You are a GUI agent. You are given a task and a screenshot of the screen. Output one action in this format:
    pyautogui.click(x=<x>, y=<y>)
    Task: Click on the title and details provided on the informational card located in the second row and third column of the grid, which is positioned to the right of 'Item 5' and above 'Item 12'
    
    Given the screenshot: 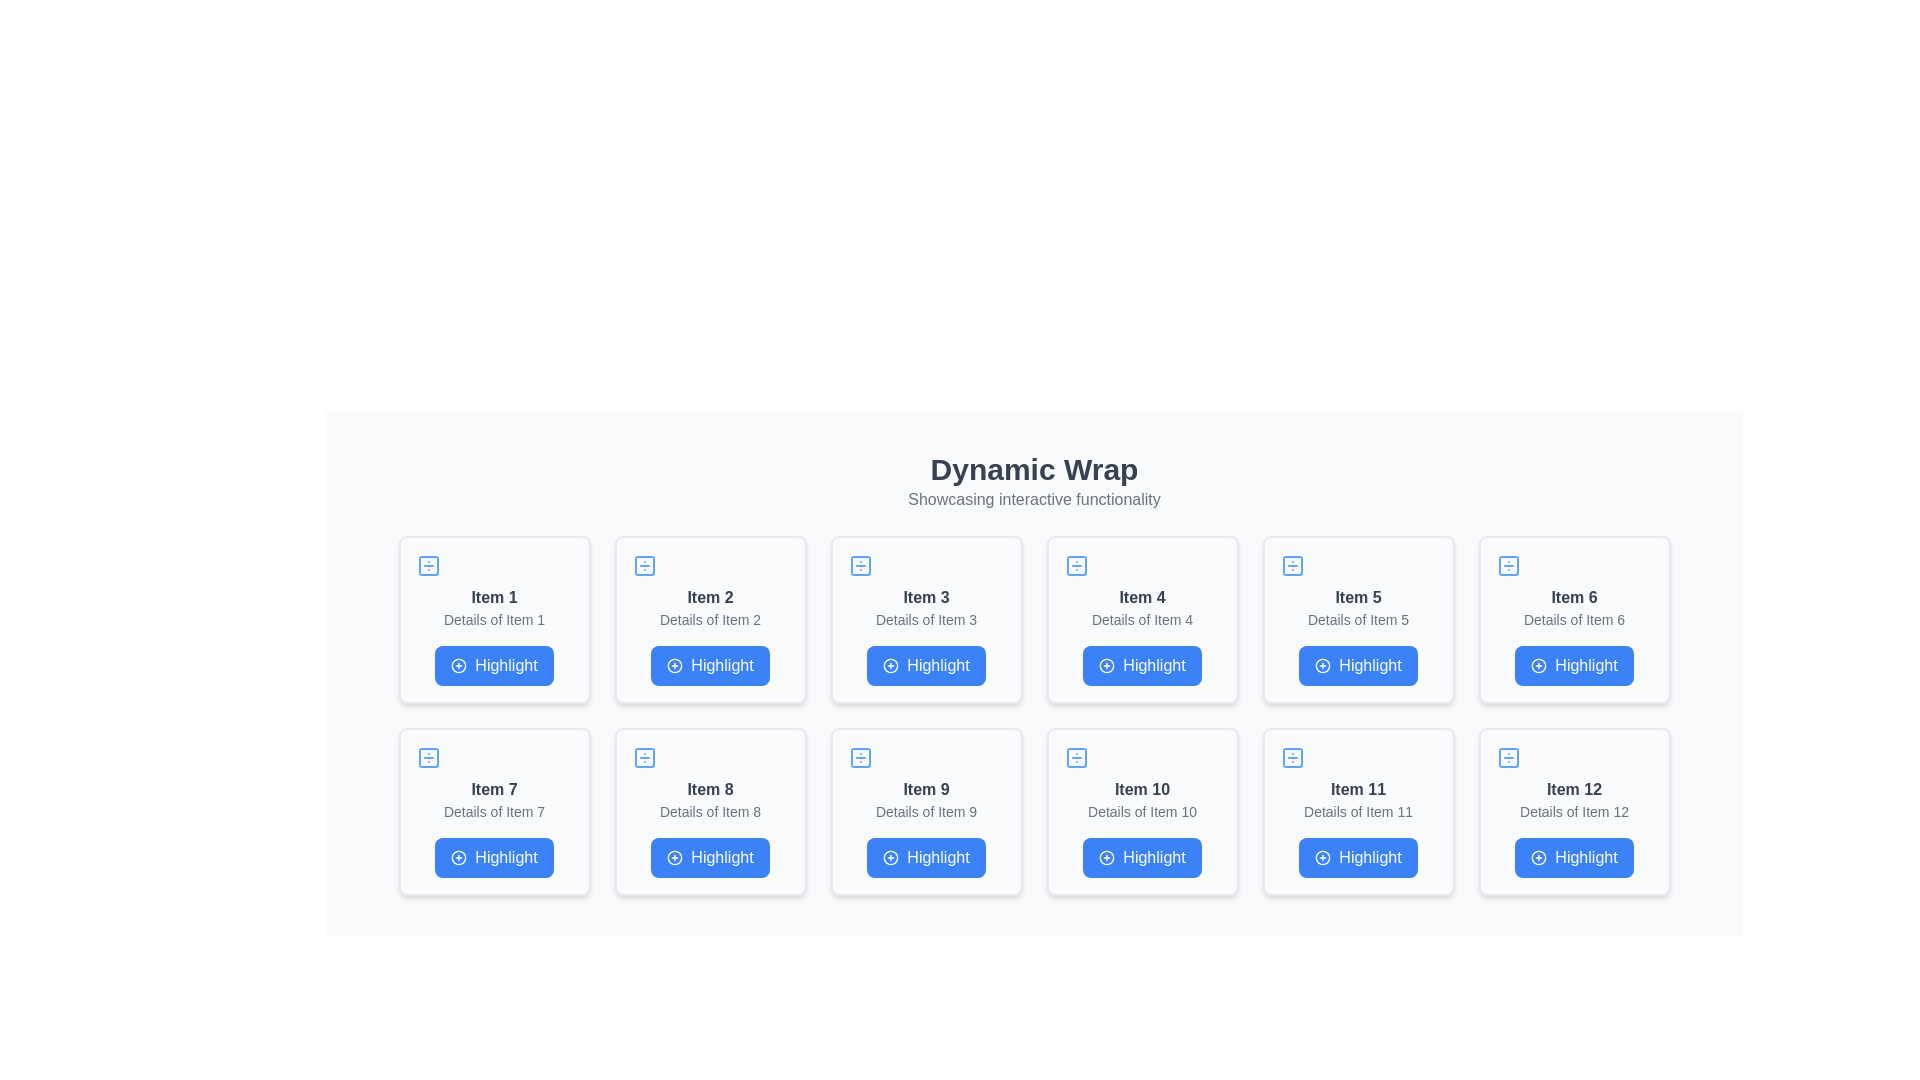 What is the action you would take?
    pyautogui.click(x=1573, y=619)
    